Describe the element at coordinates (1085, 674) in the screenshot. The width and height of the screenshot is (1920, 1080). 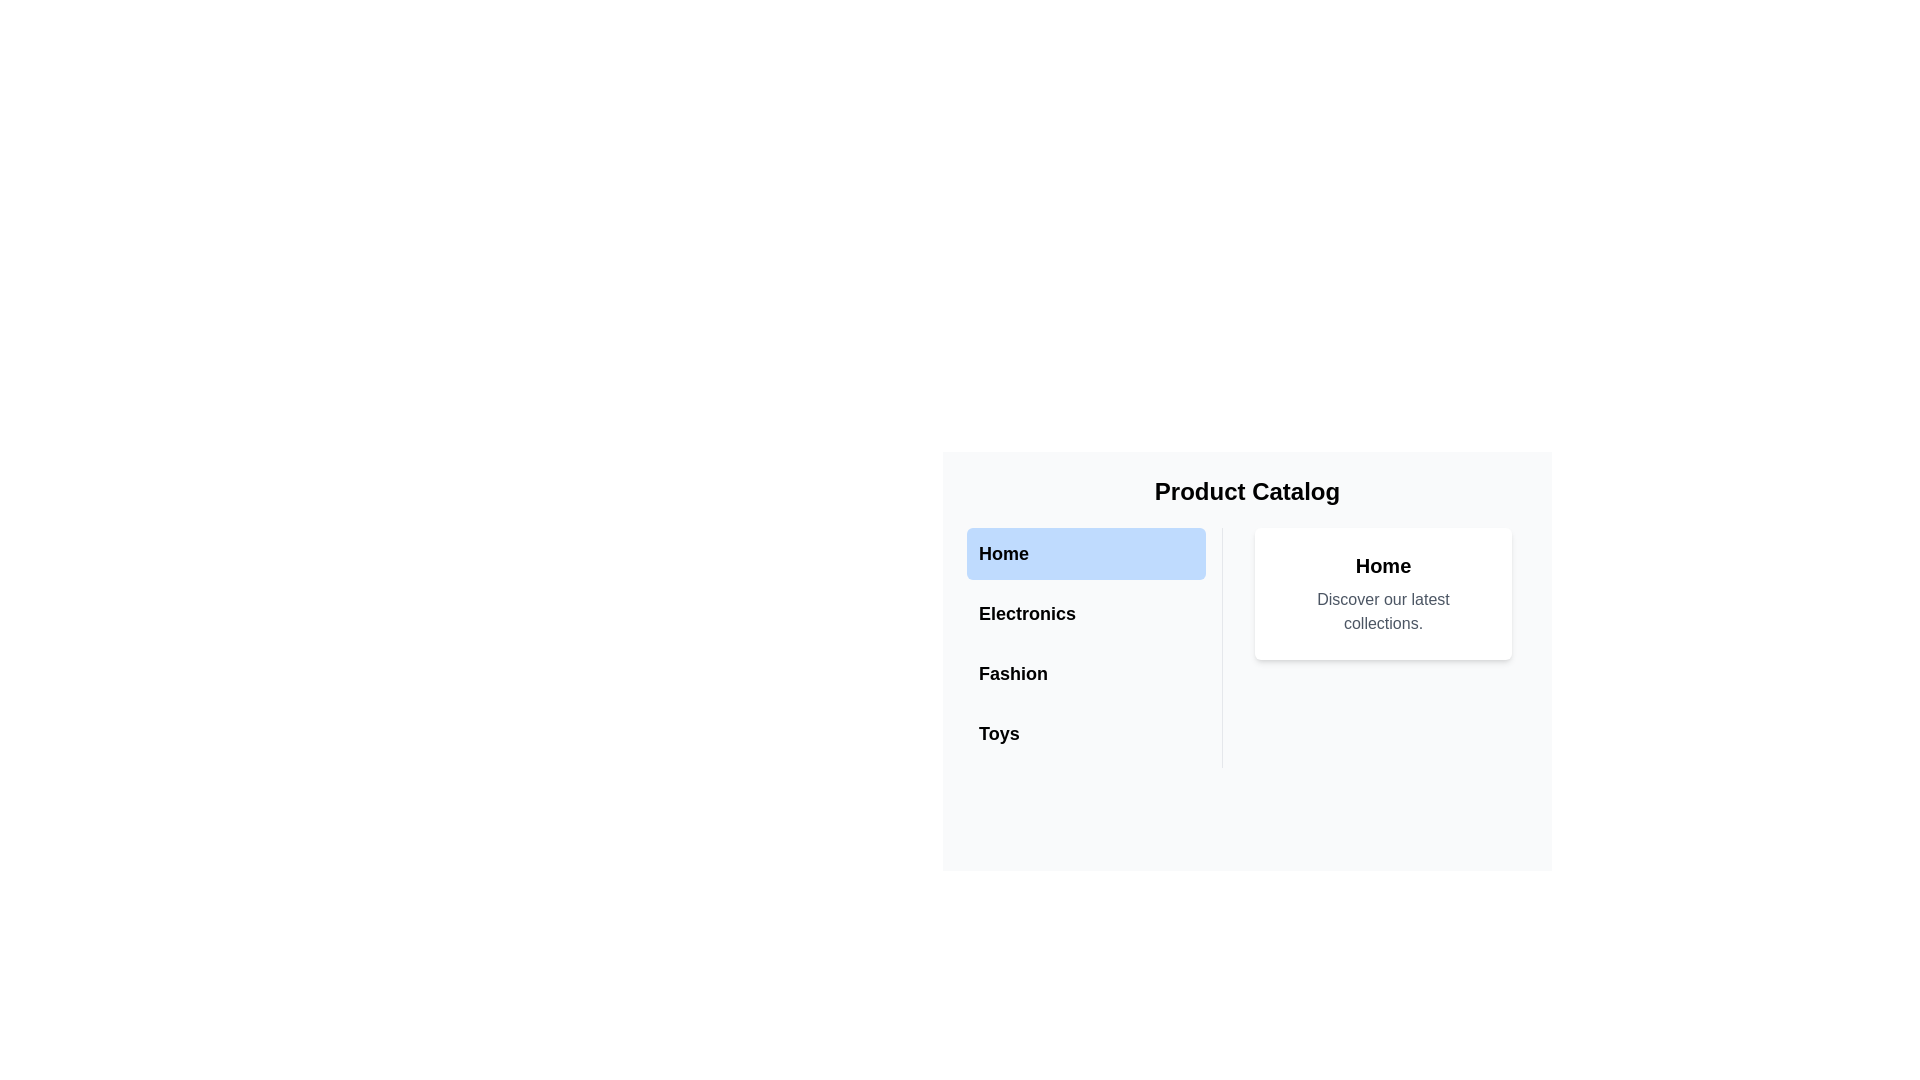
I see `the 'Fashion' button, which is a horizontally aligned rectangular button located in the sidebar` at that location.